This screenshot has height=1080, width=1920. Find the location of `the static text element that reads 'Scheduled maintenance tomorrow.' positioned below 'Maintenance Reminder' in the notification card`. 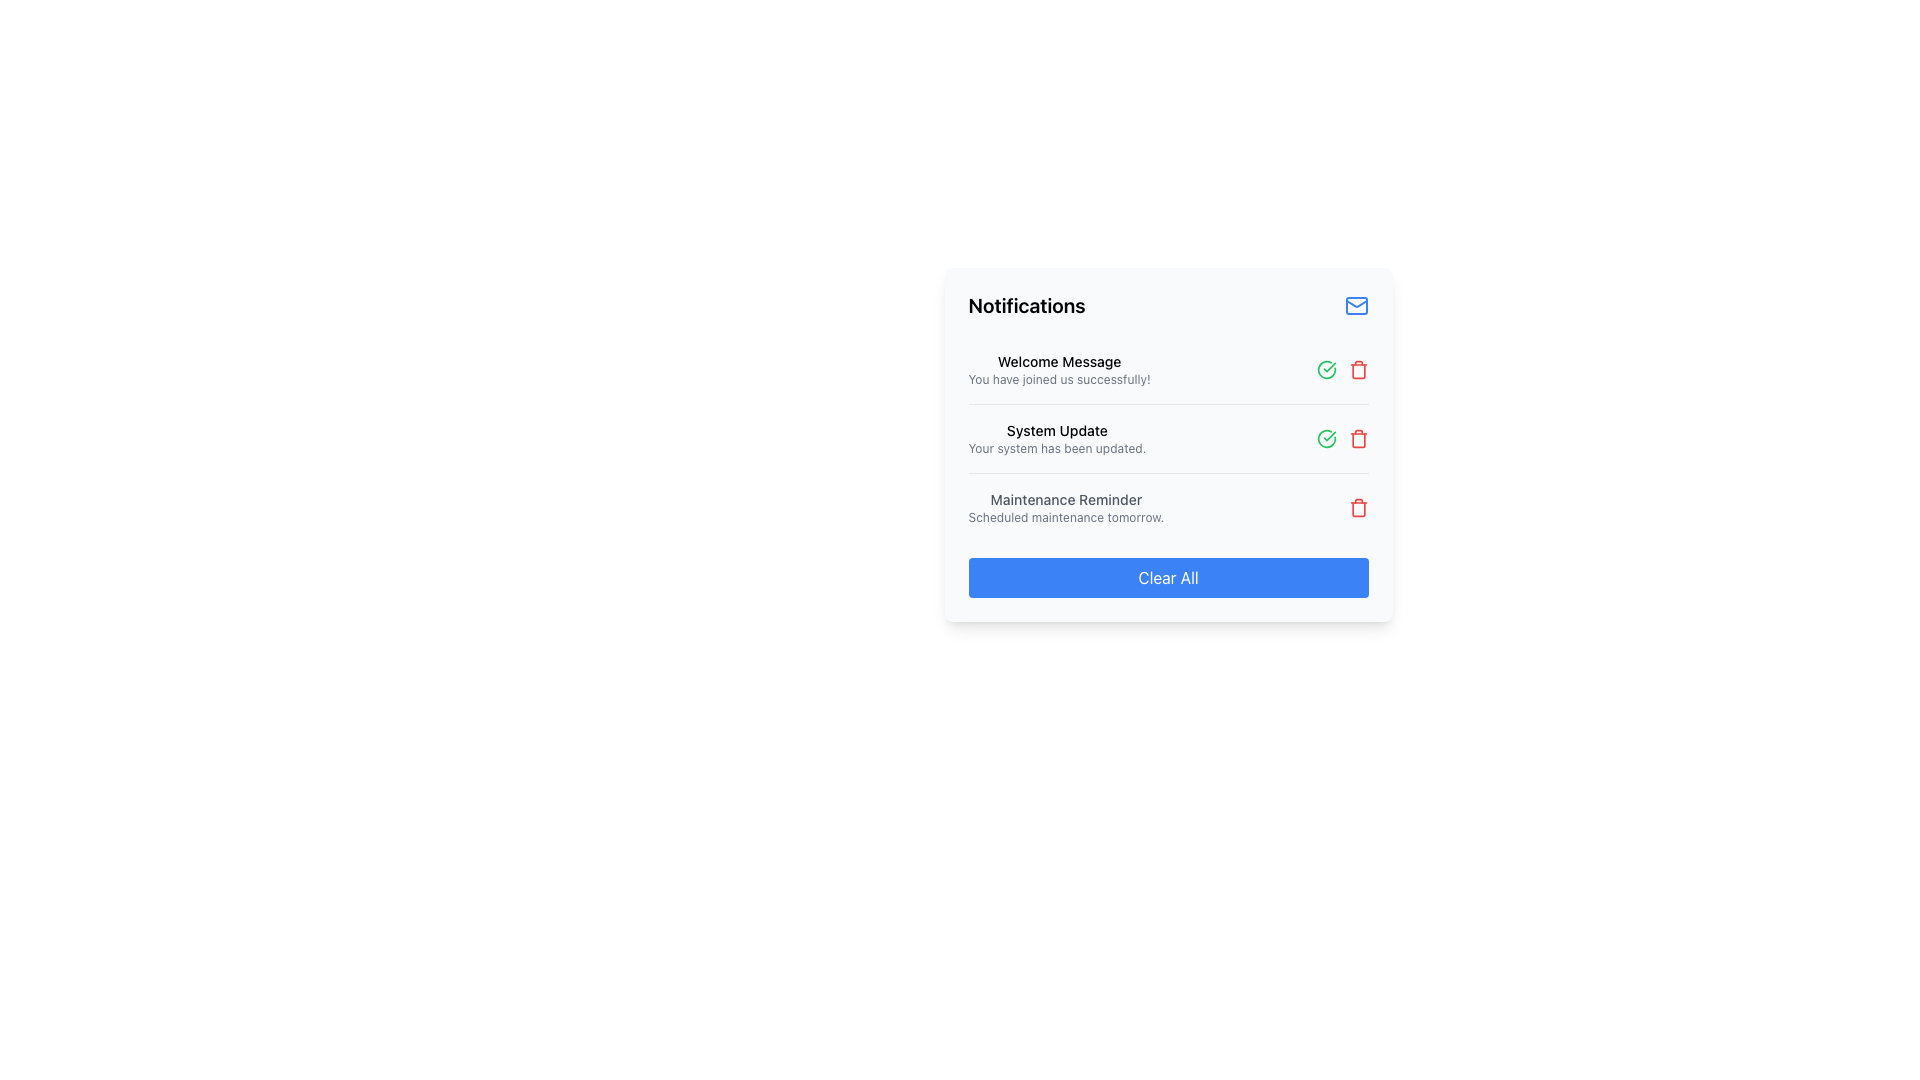

the static text element that reads 'Scheduled maintenance tomorrow.' positioned below 'Maintenance Reminder' in the notification card is located at coordinates (1065, 516).